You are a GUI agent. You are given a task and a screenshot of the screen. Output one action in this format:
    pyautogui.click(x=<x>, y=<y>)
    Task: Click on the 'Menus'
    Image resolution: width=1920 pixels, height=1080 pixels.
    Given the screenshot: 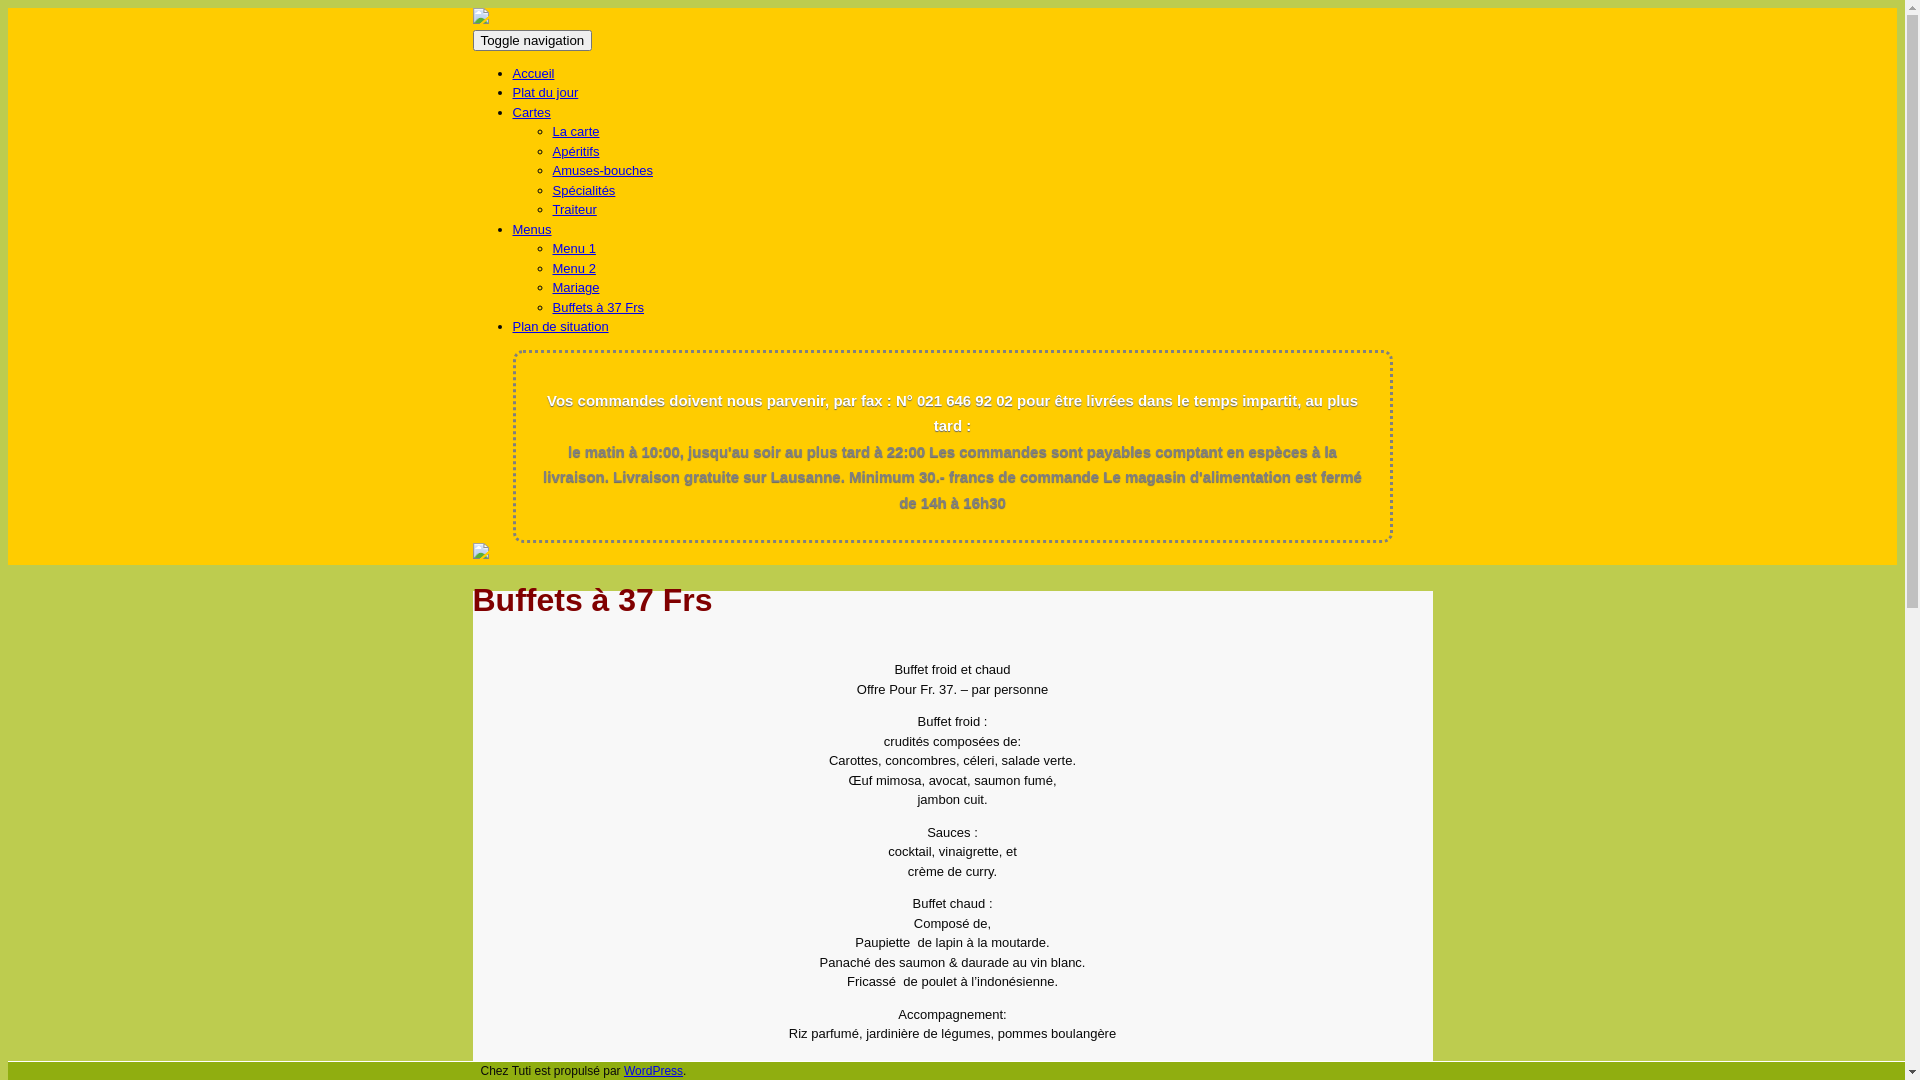 What is the action you would take?
    pyautogui.click(x=531, y=228)
    